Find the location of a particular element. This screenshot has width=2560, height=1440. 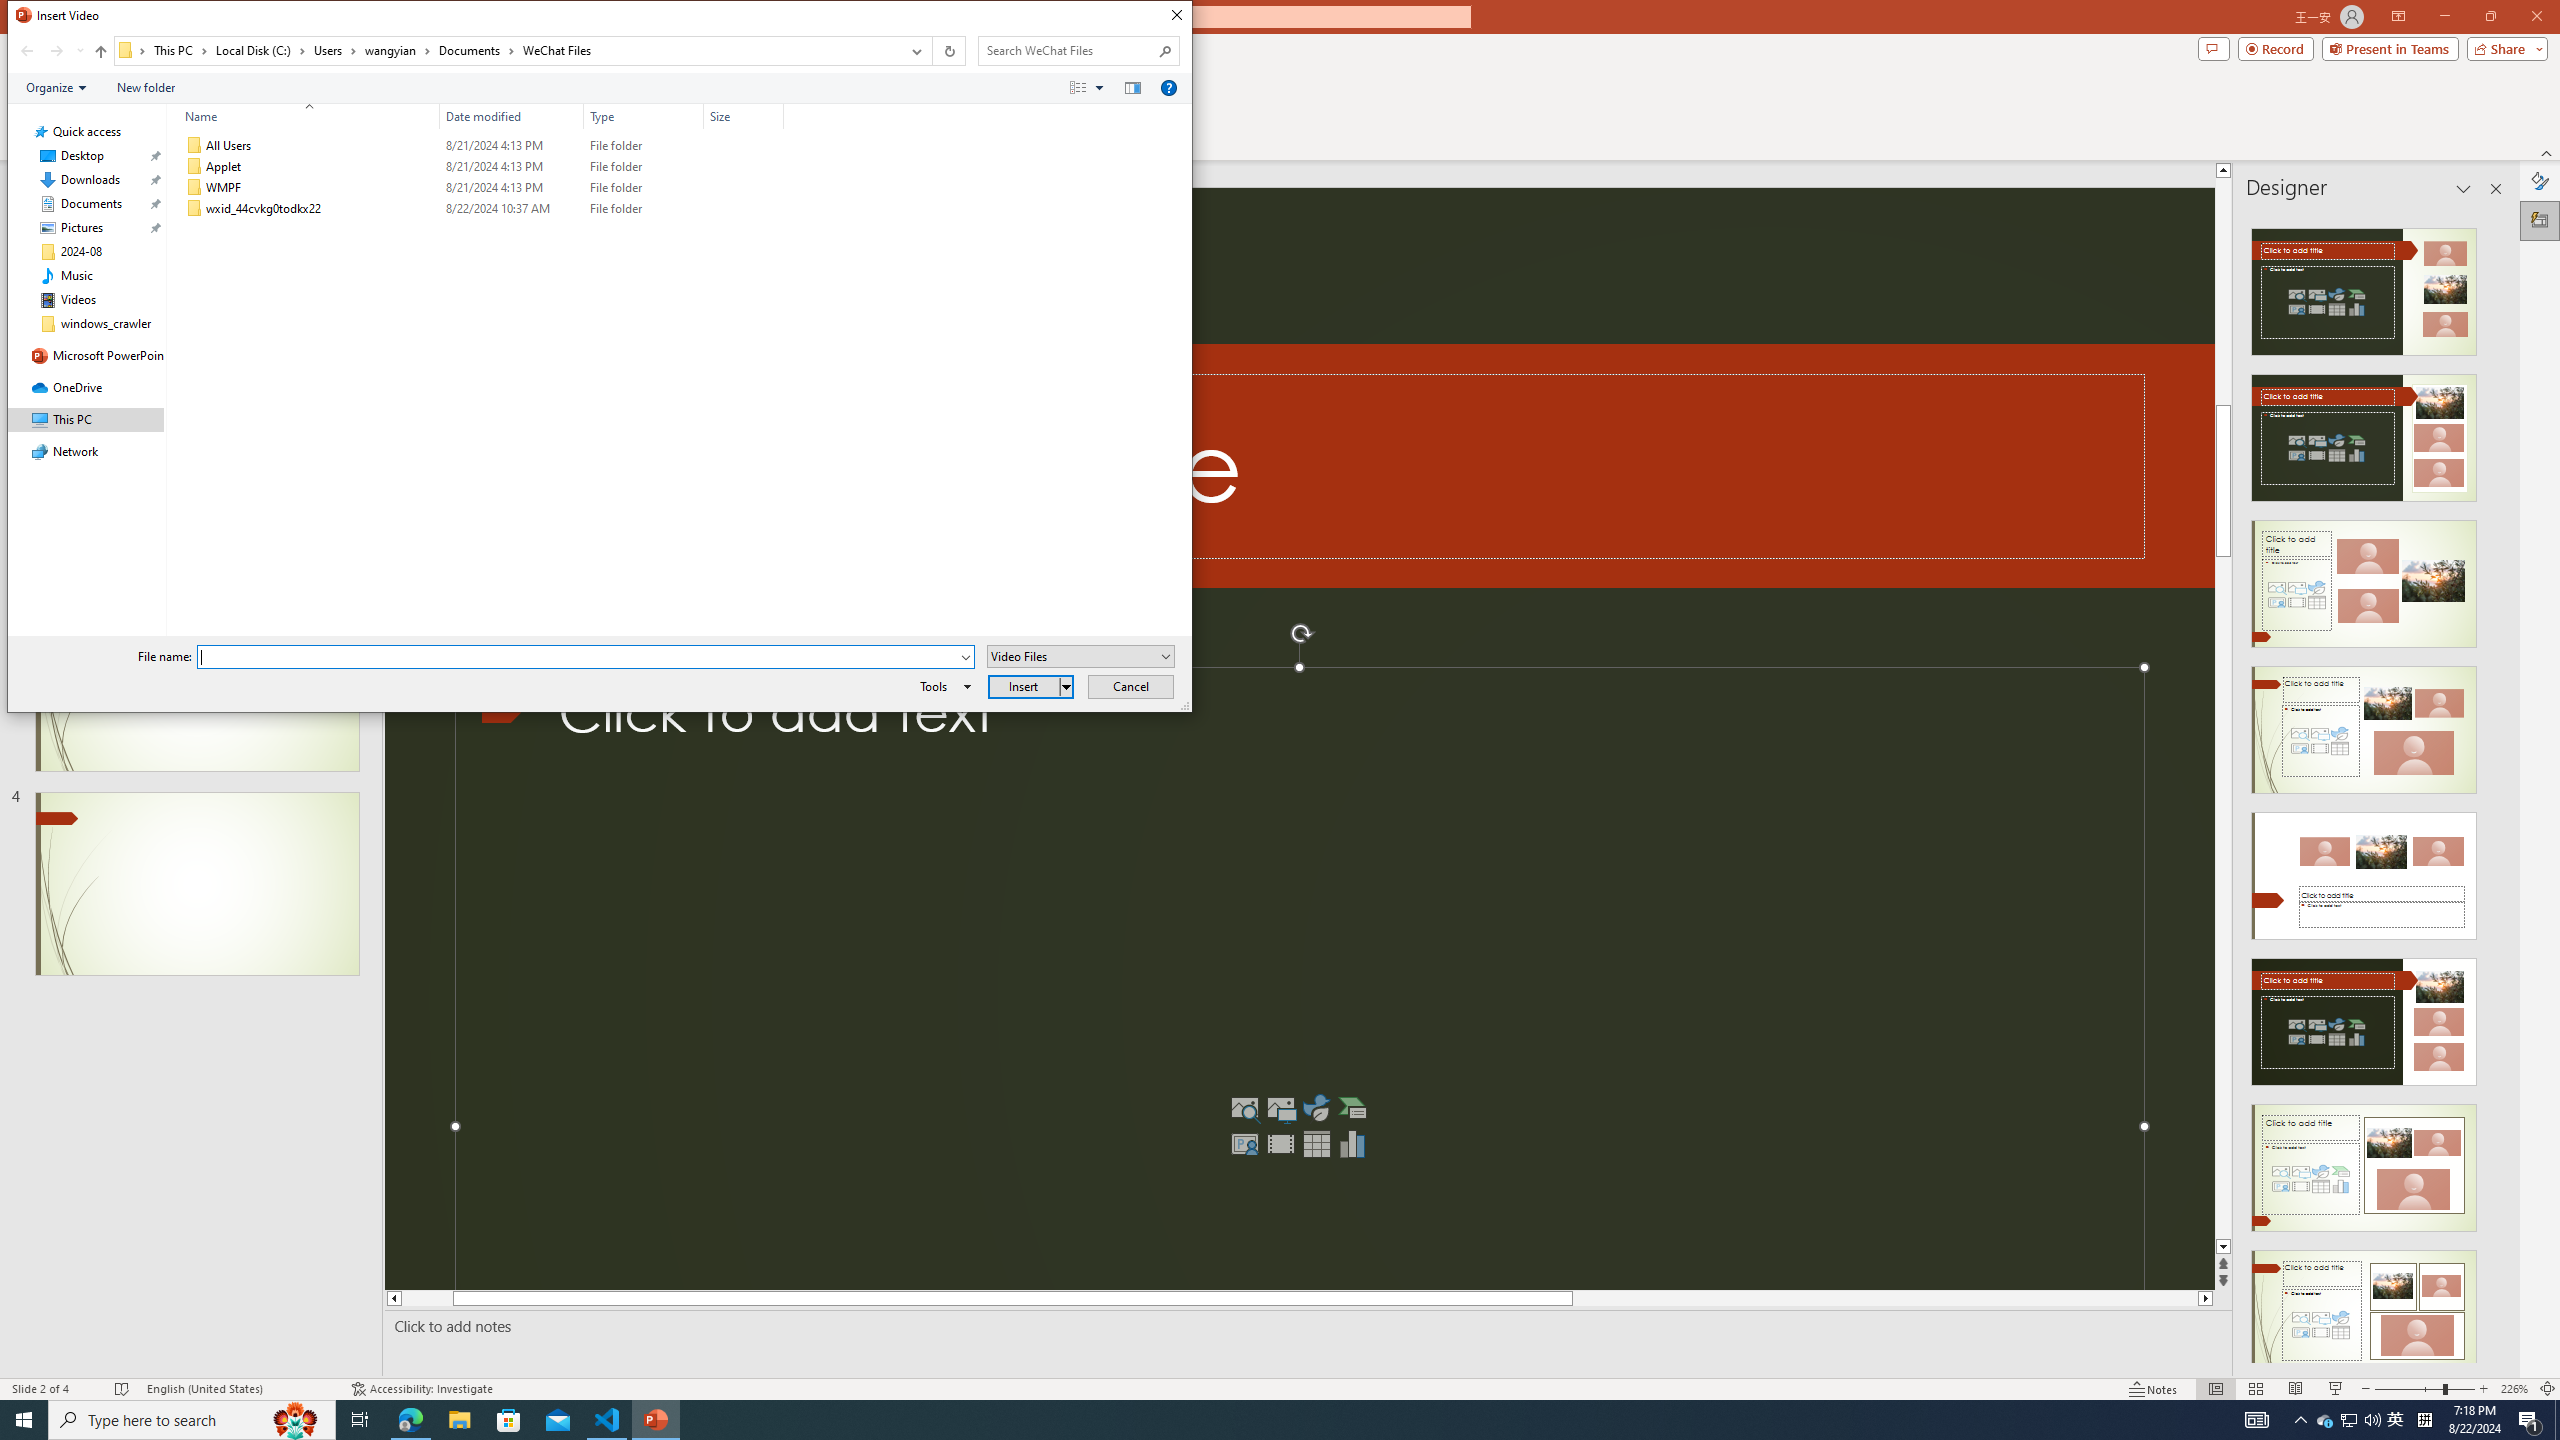

'Tools' is located at coordinates (941, 685).